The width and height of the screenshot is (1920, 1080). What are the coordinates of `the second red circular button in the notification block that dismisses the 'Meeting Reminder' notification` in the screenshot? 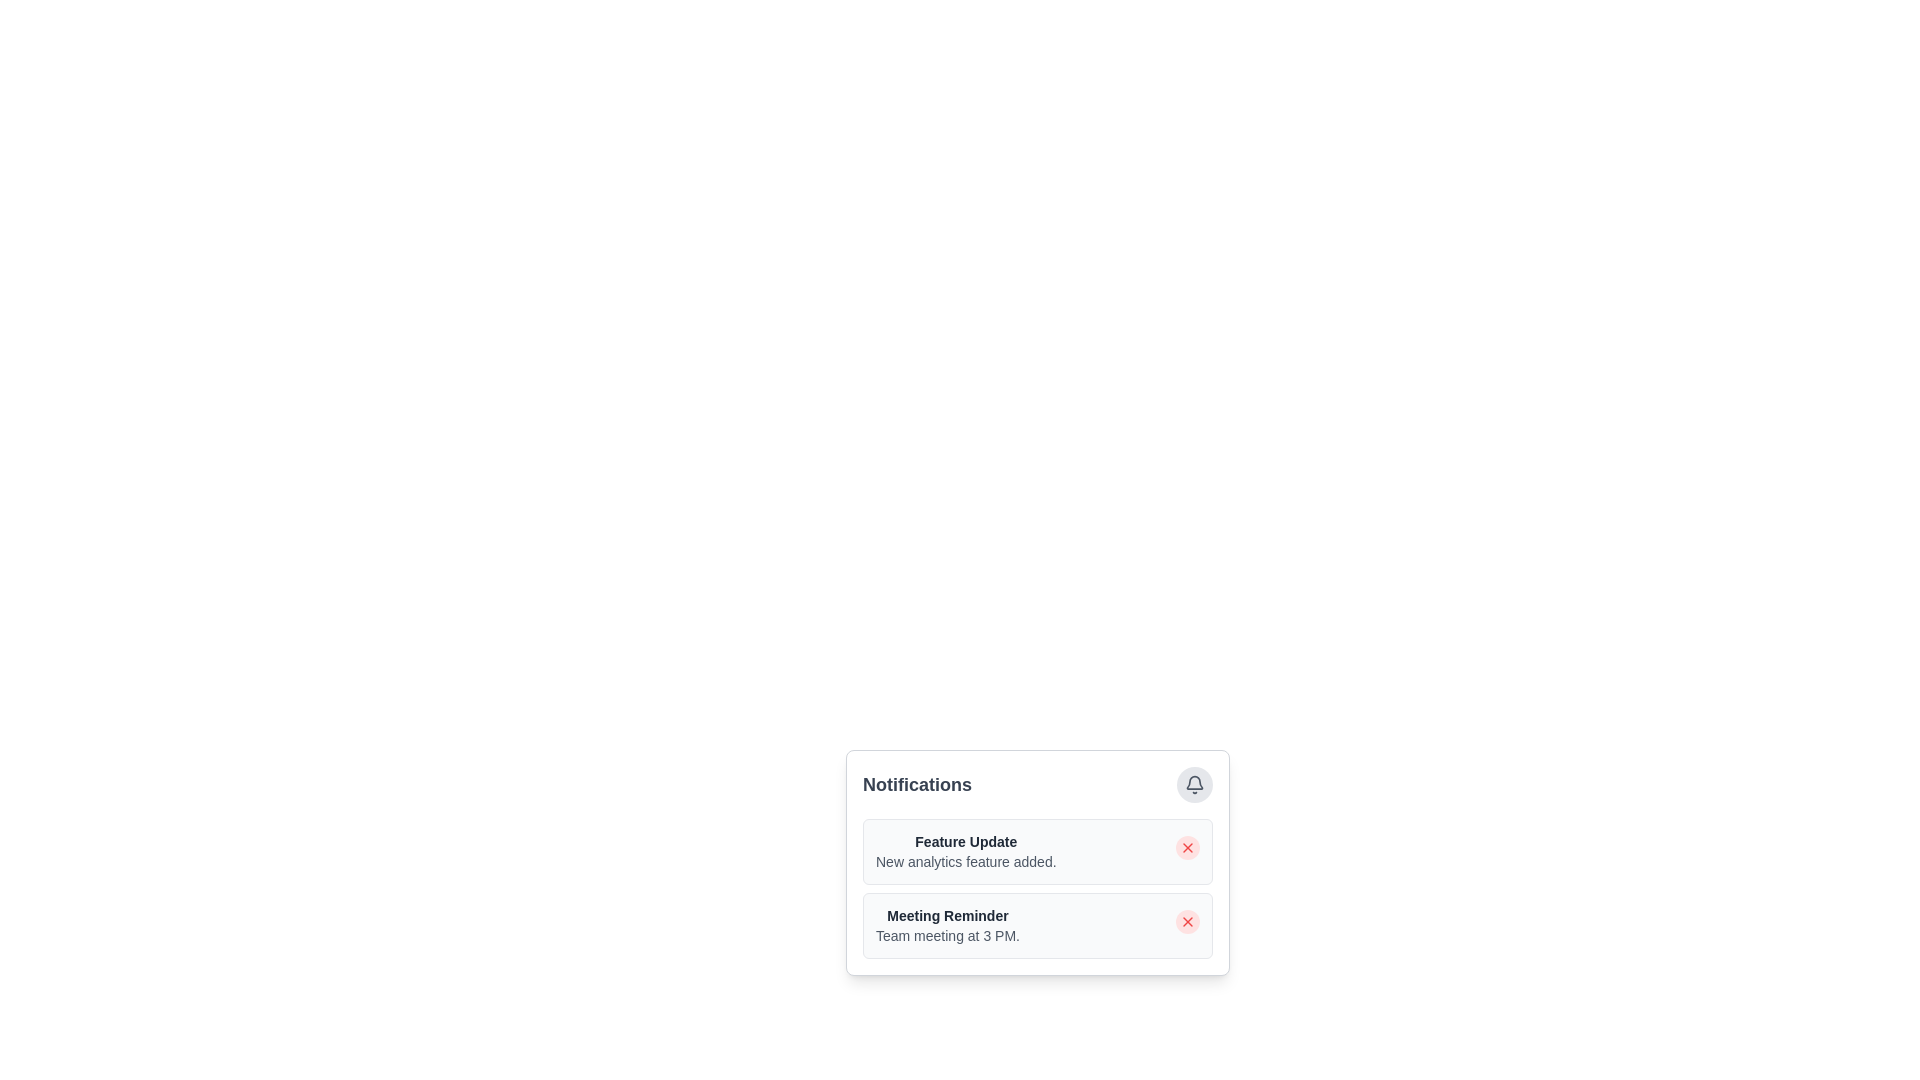 It's located at (1188, 921).